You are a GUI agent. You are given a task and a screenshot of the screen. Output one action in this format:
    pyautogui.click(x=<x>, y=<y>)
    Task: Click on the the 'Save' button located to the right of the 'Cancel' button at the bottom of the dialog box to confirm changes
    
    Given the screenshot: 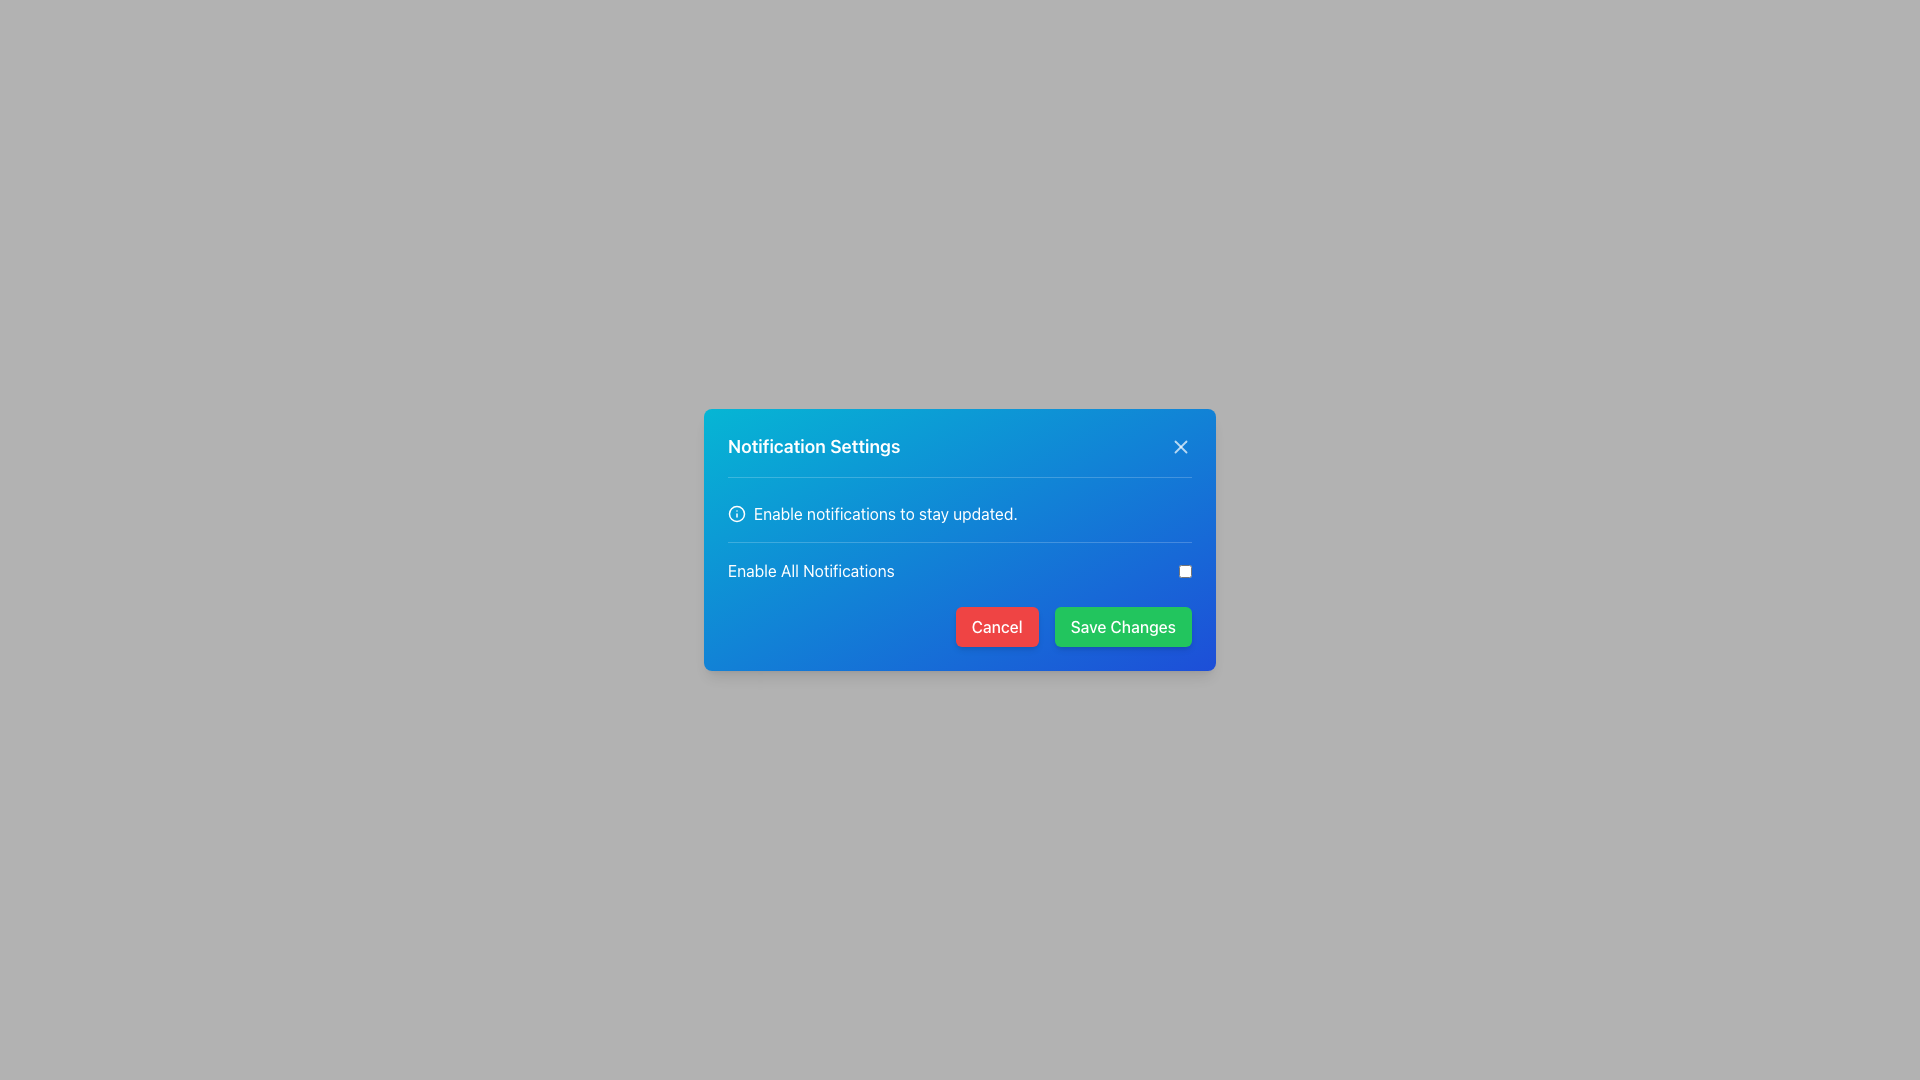 What is the action you would take?
    pyautogui.click(x=1123, y=626)
    